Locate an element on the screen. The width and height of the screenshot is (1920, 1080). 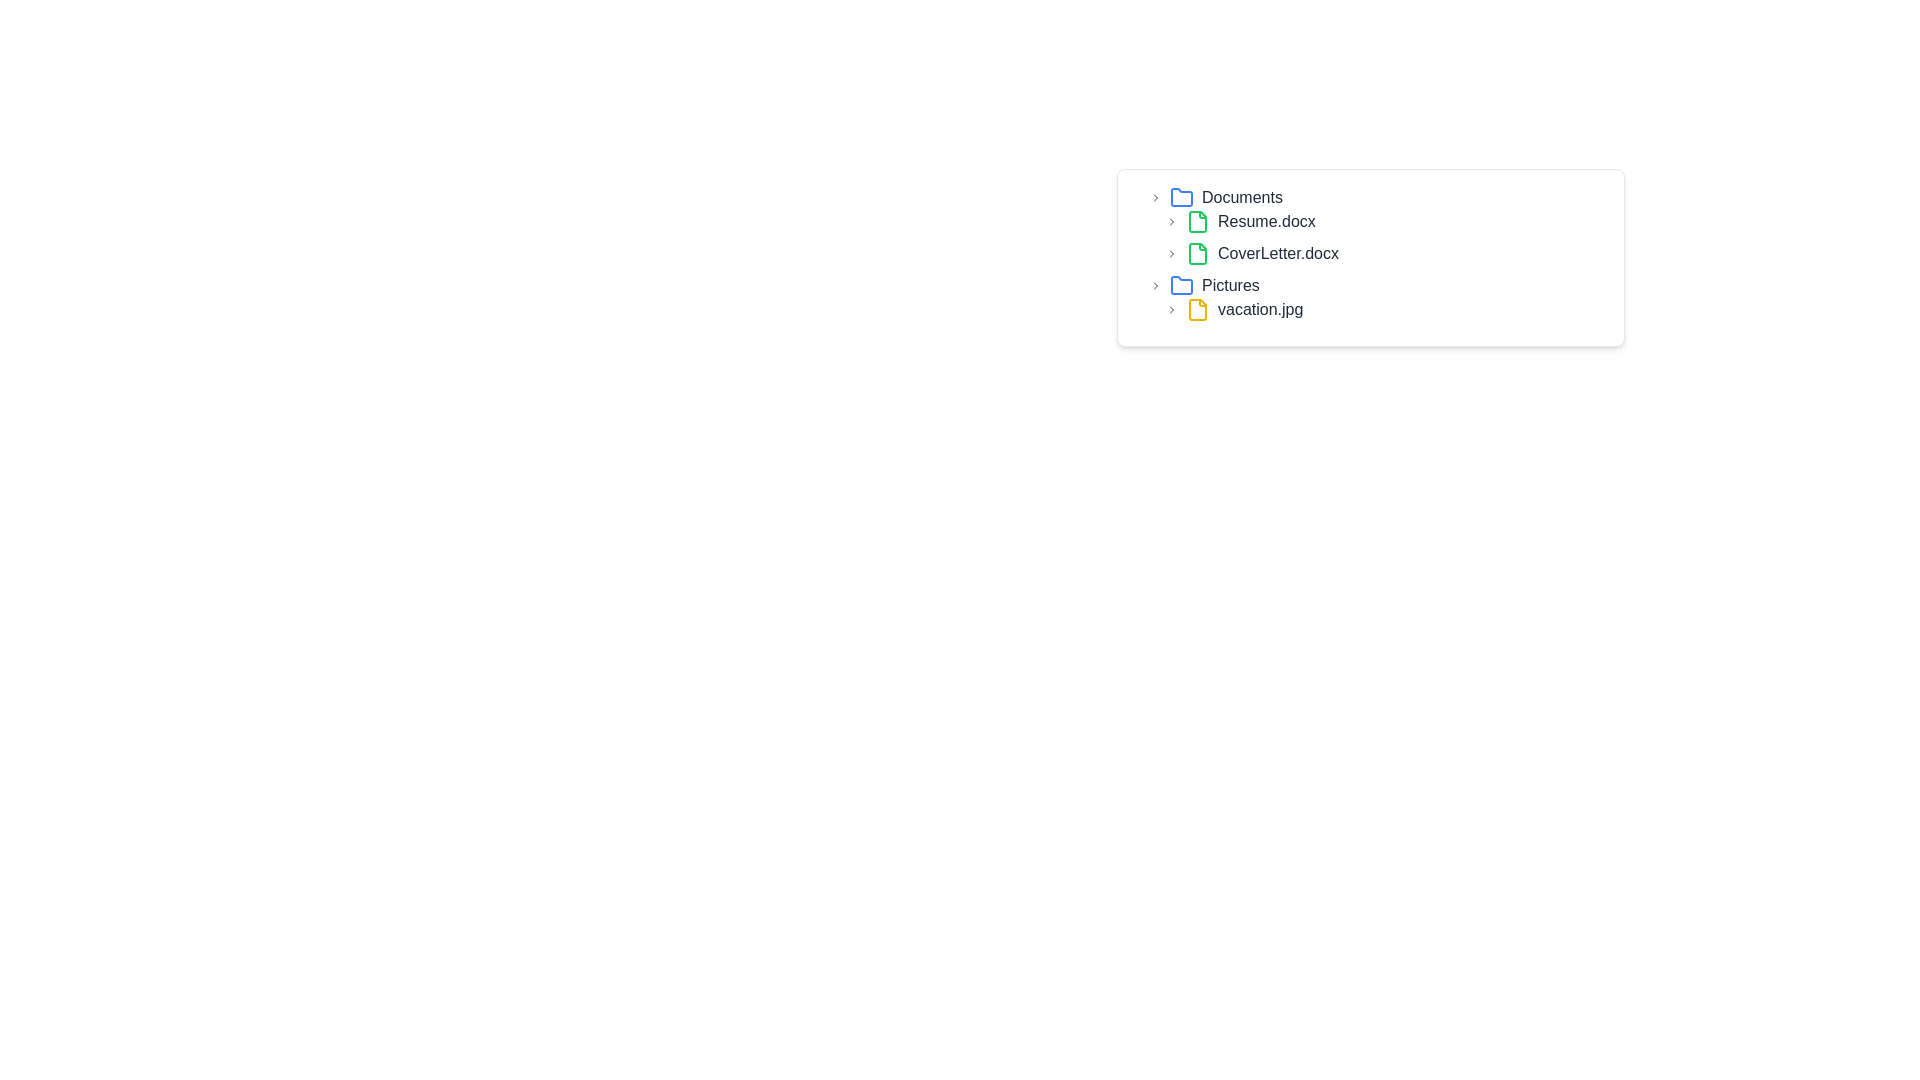
the 'Documents' text label, which is styled in dark gray and medium weight, located is located at coordinates (1241, 197).